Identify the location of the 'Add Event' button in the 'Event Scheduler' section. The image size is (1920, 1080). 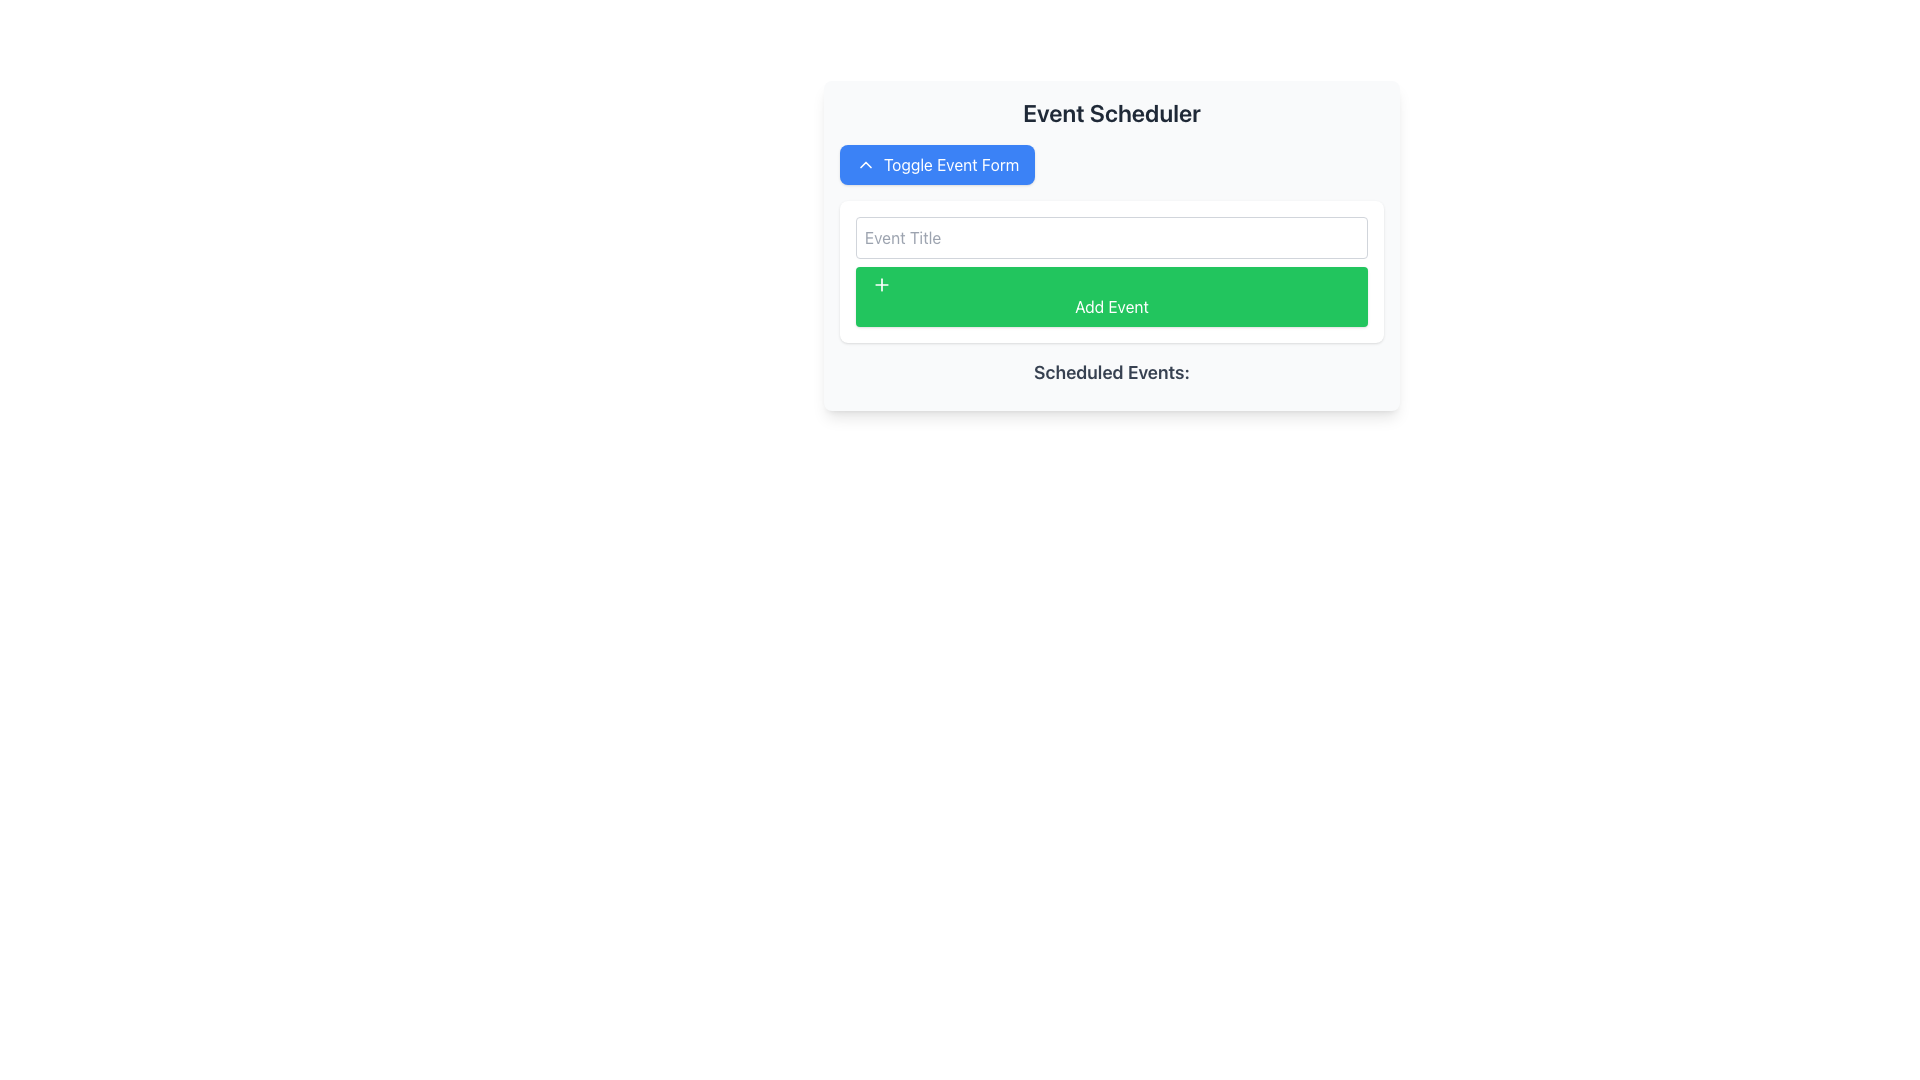
(1111, 272).